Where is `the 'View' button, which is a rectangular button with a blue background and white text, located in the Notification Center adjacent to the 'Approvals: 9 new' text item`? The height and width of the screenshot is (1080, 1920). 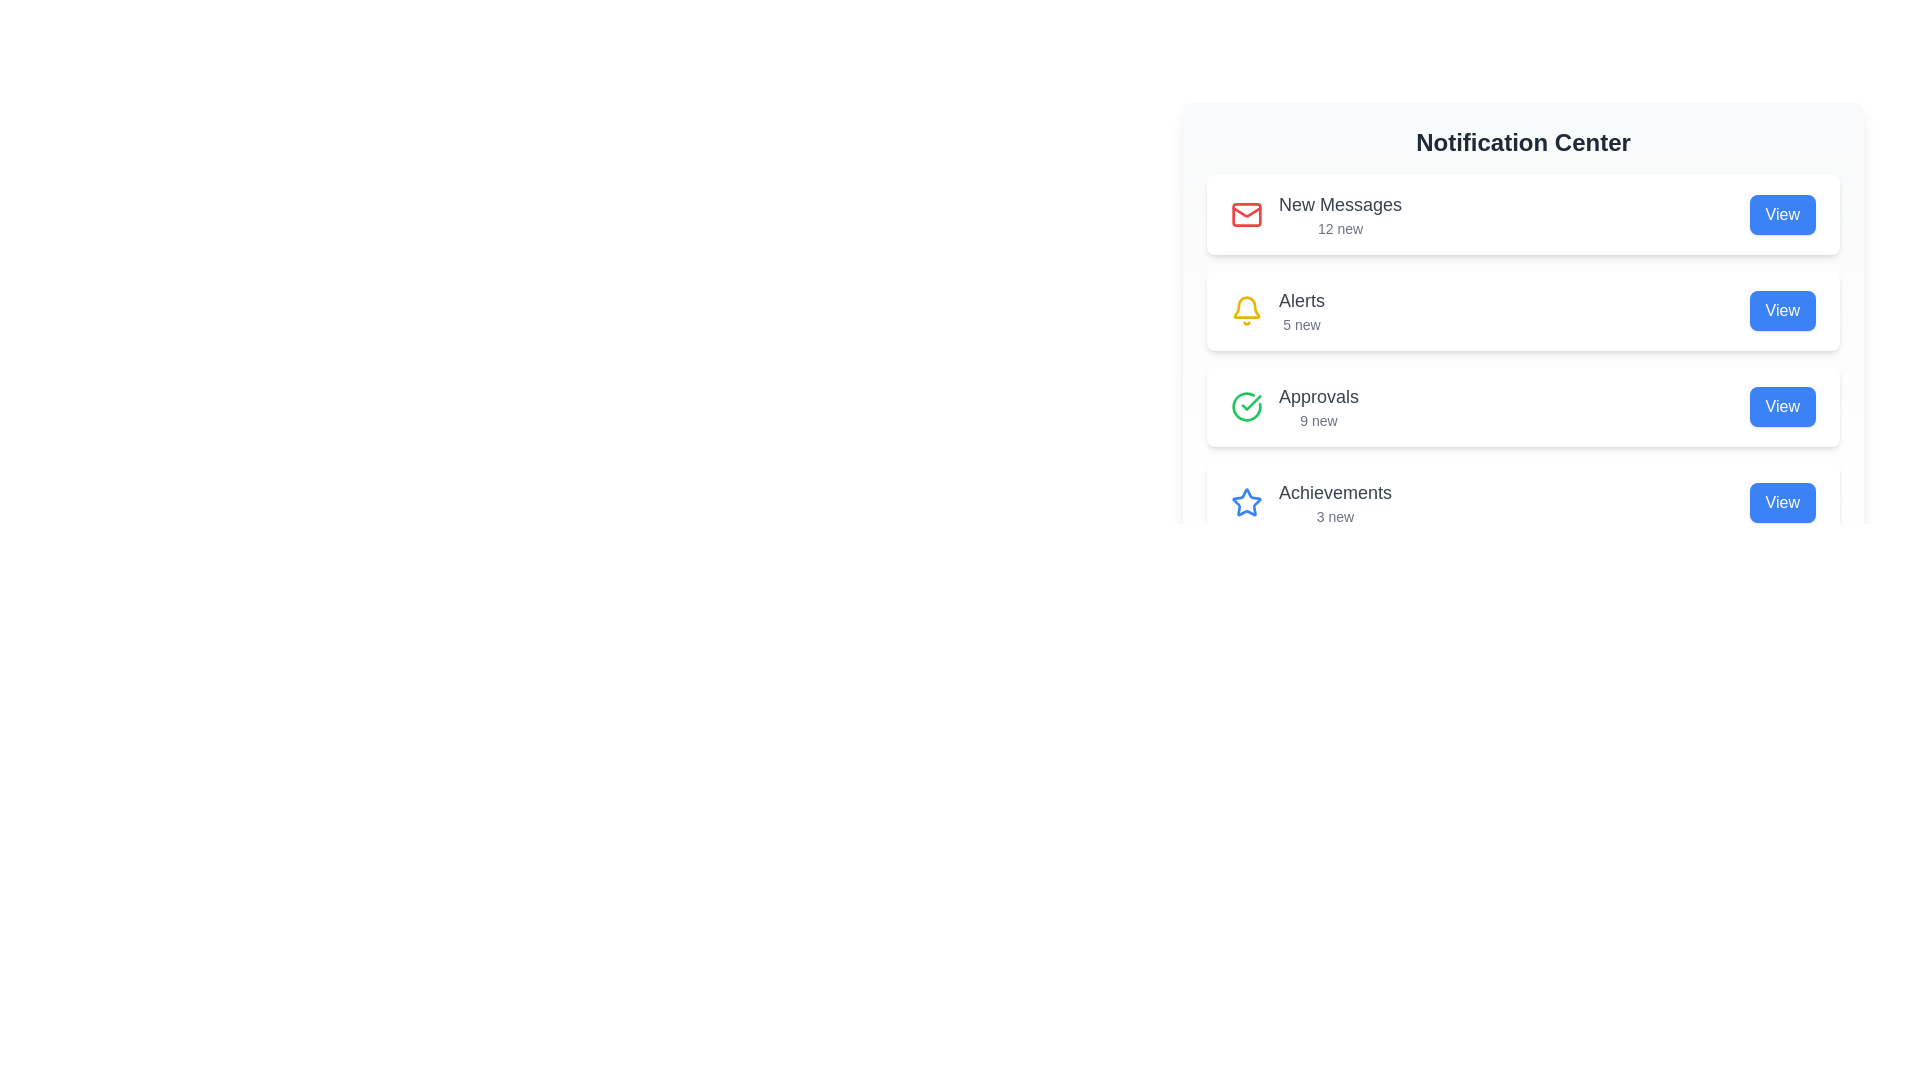 the 'View' button, which is a rectangular button with a blue background and white text, located in the Notification Center adjacent to the 'Approvals: 9 new' text item is located at coordinates (1782, 406).